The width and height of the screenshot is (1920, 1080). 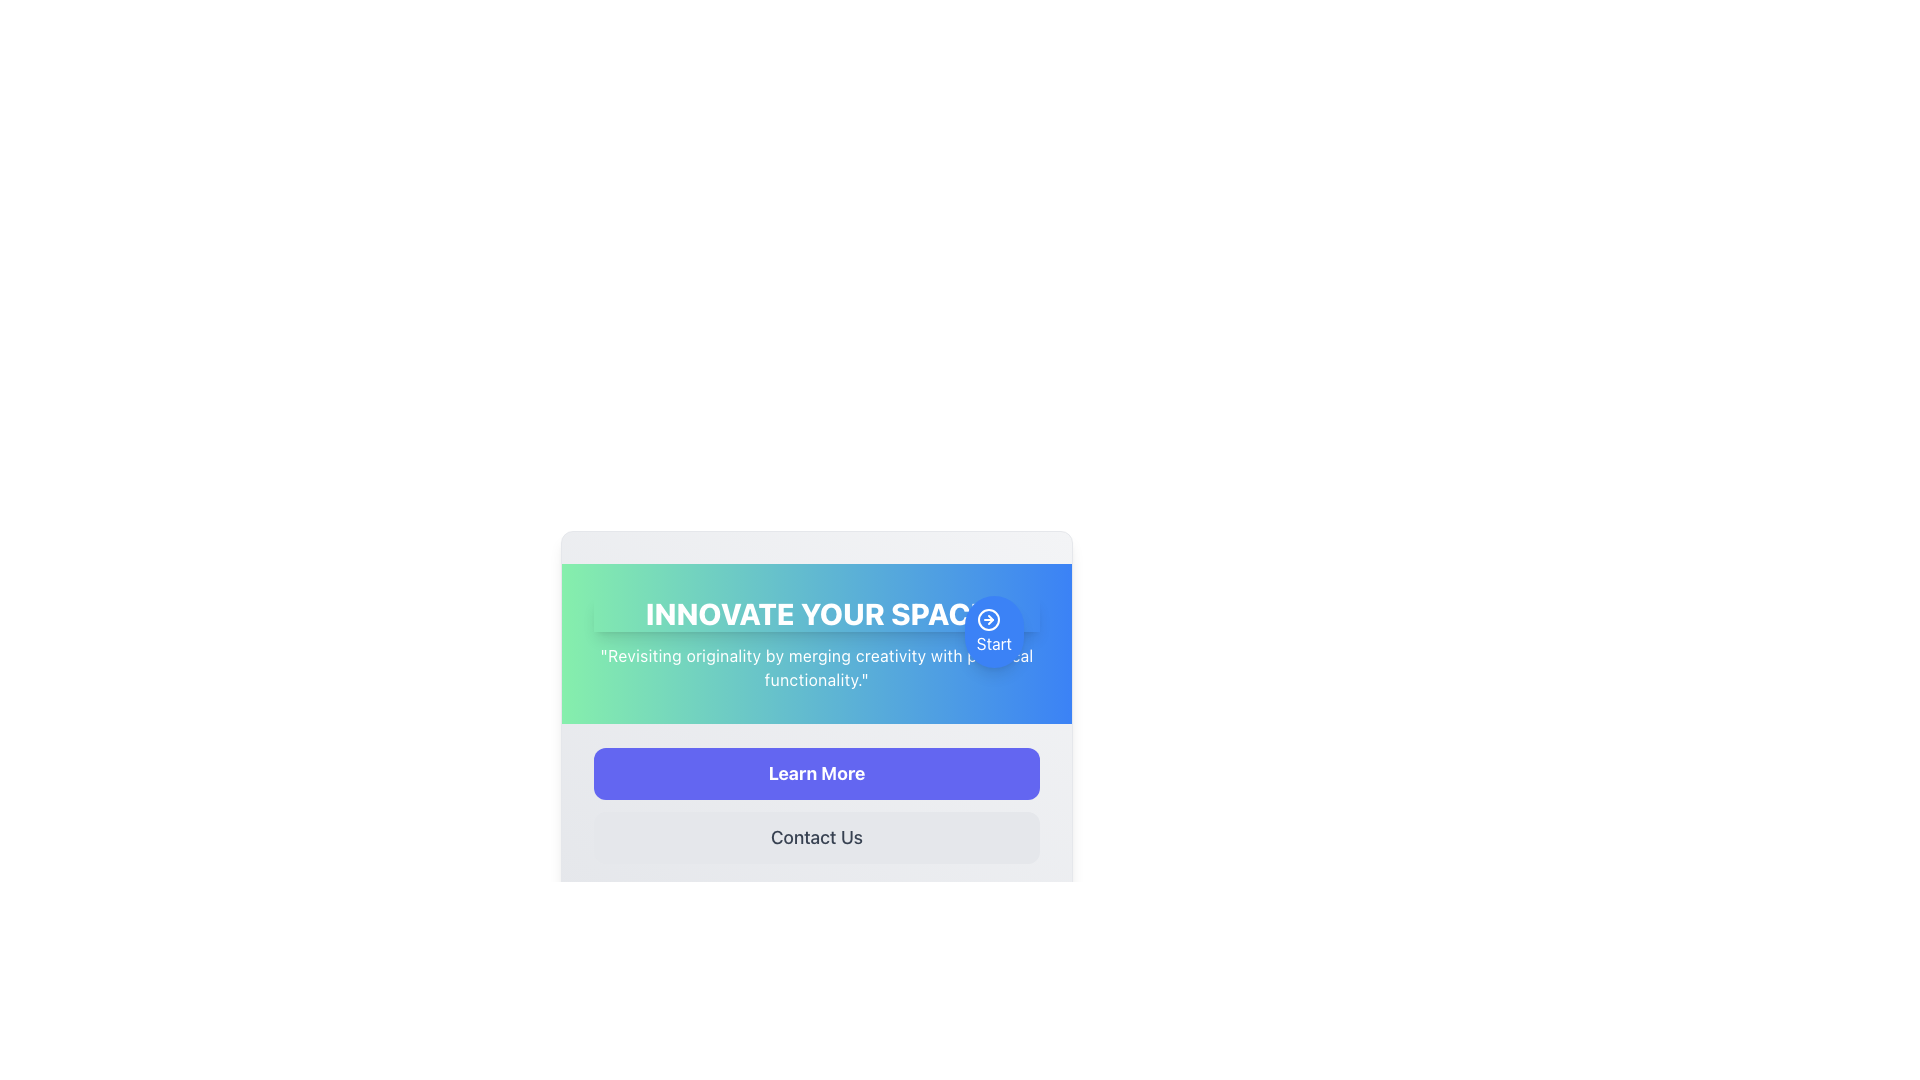 I want to click on the circular button with a blue background and the label 'Start' for keyboard interaction, so click(x=994, y=632).